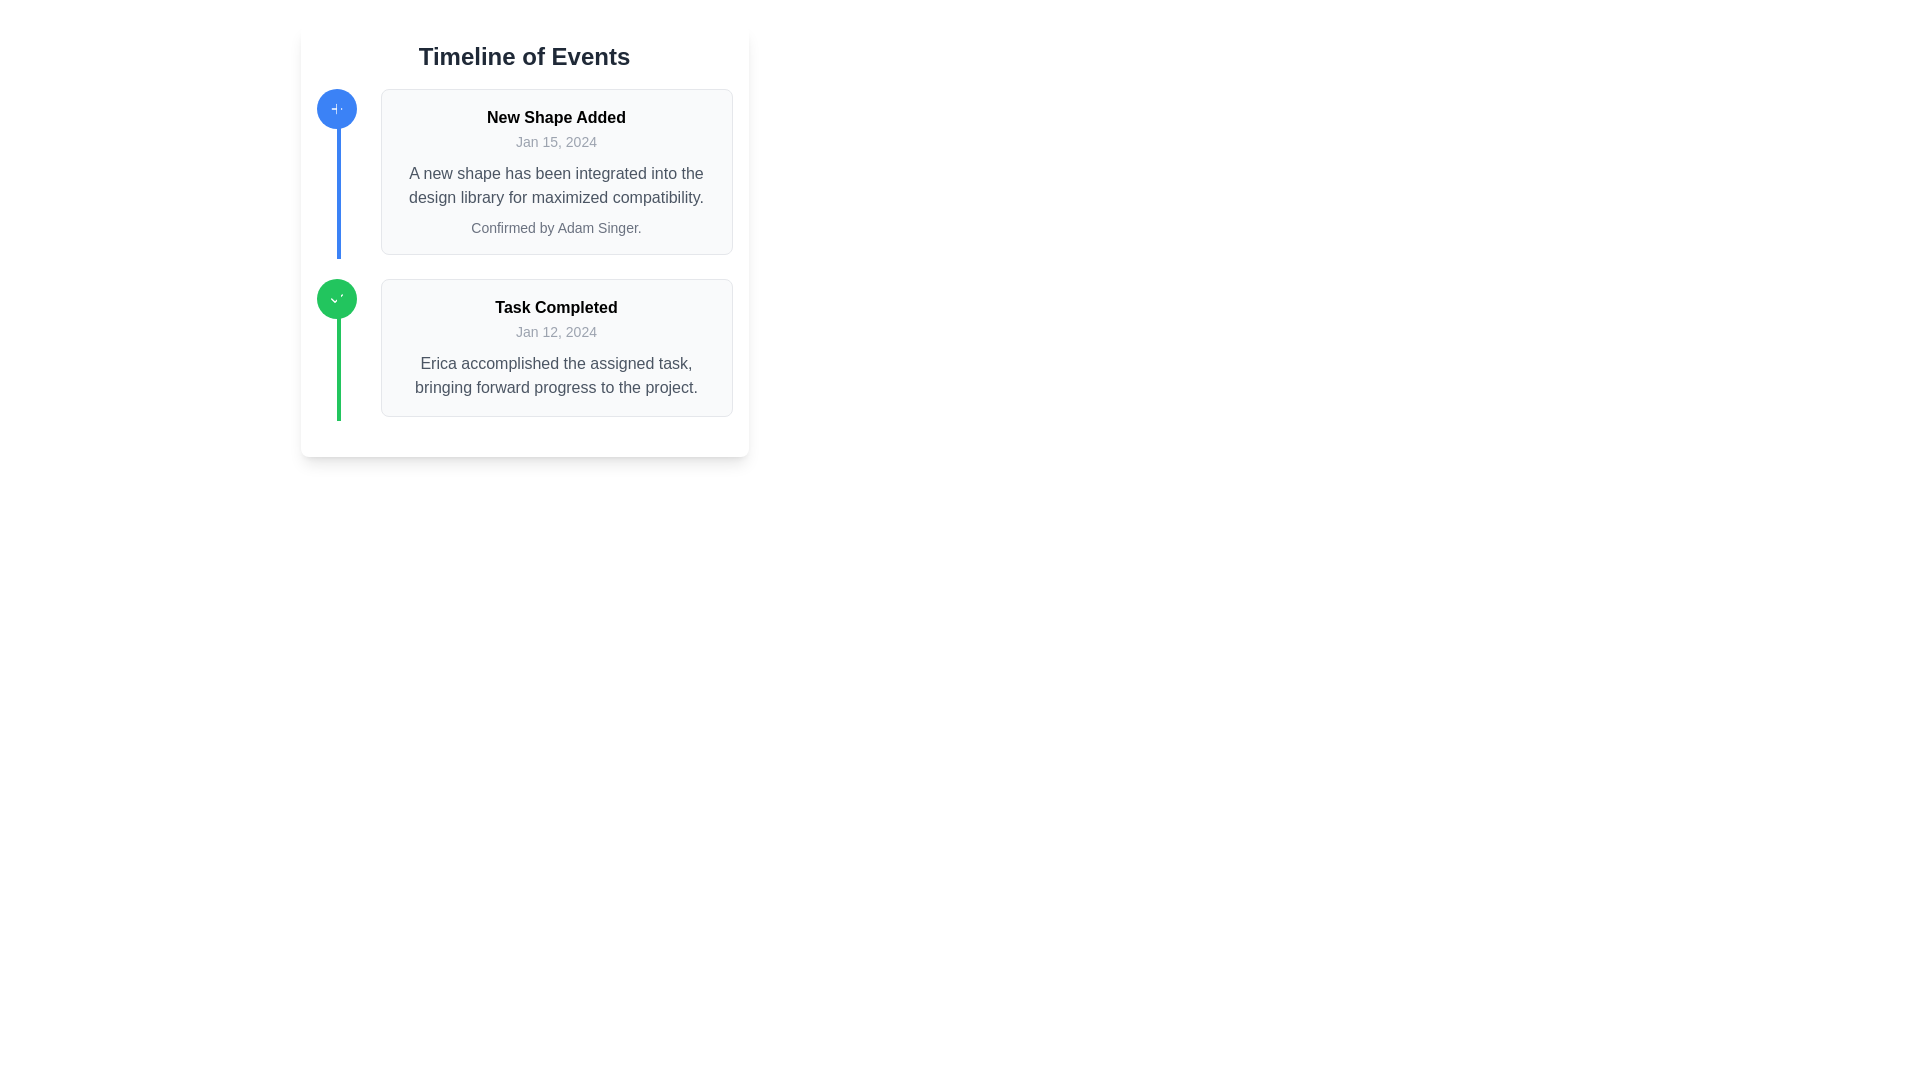 The height and width of the screenshot is (1080, 1920). Describe the element at coordinates (524, 56) in the screenshot. I see `heading text element located at the top of the panel, which serves as the title for the events listed below` at that location.